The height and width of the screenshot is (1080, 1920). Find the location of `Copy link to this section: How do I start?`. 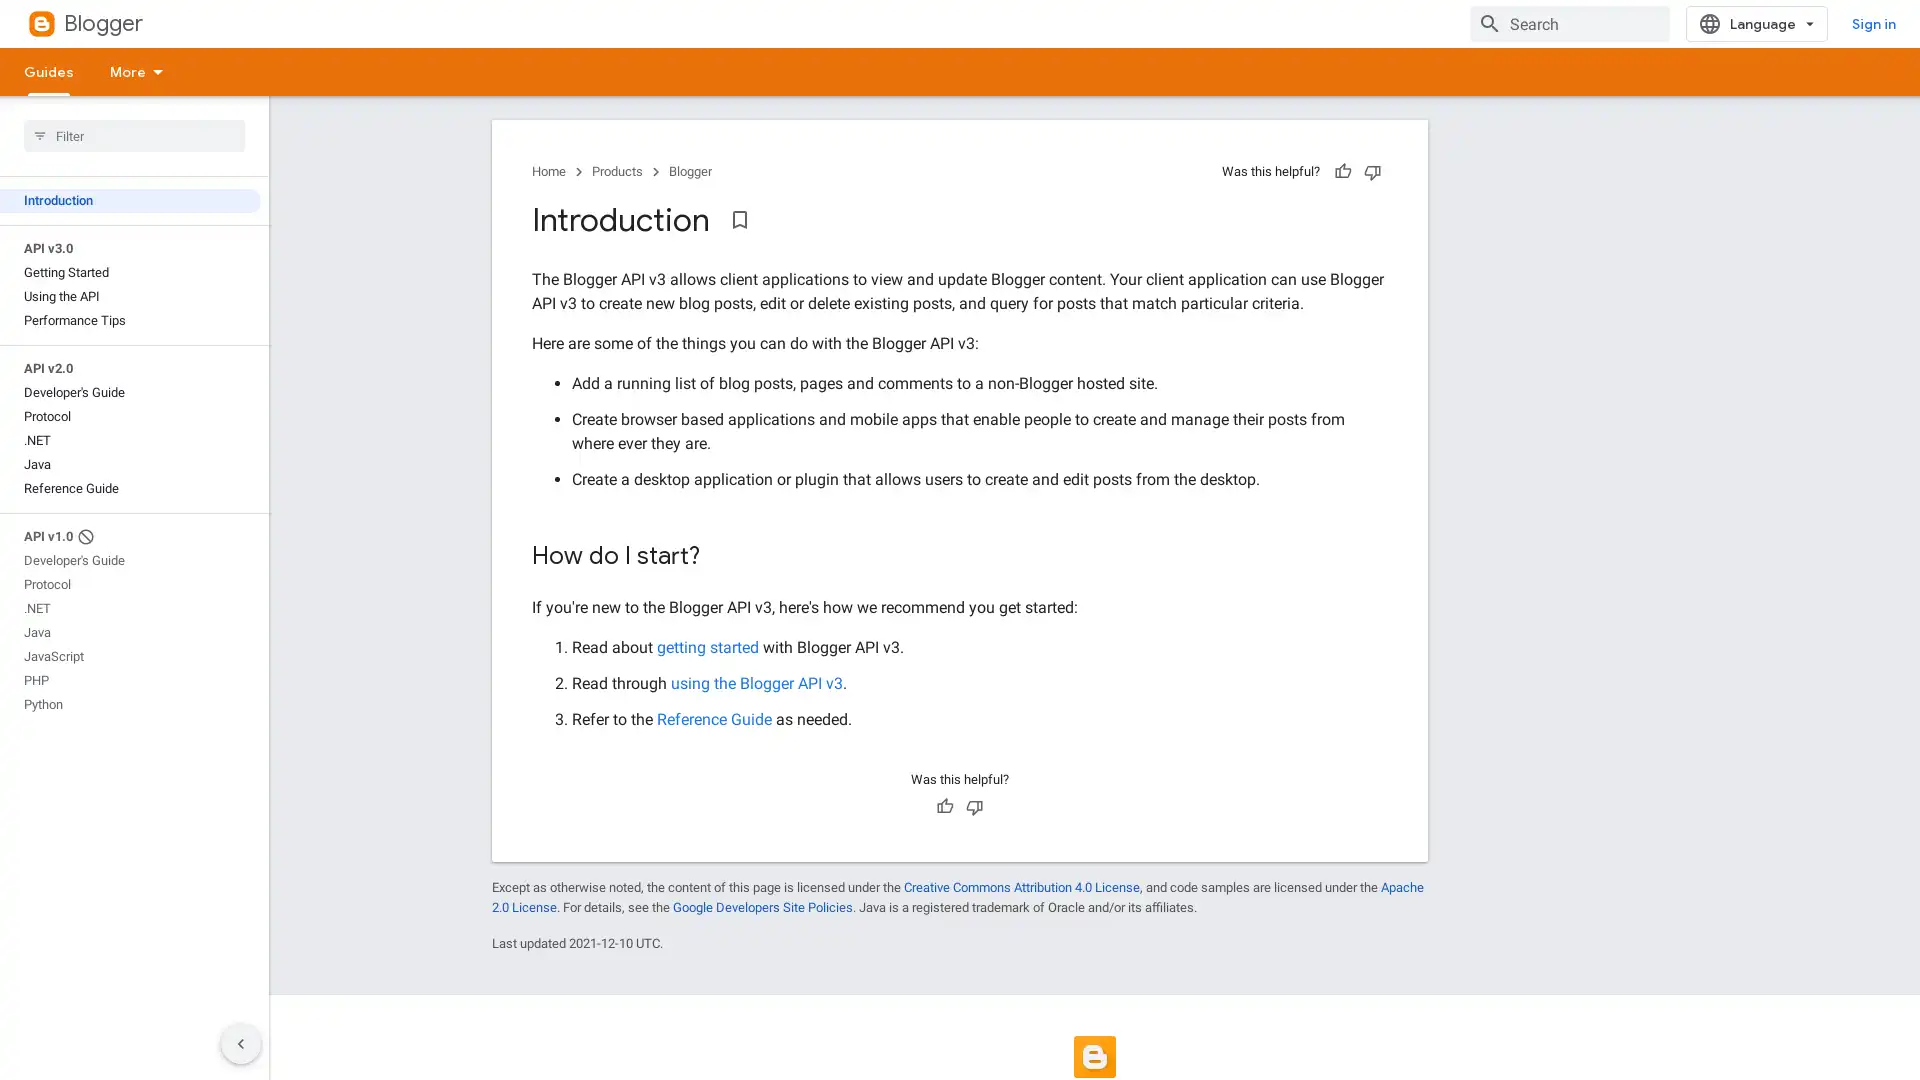

Copy link to this section: How do I start? is located at coordinates (720, 556).